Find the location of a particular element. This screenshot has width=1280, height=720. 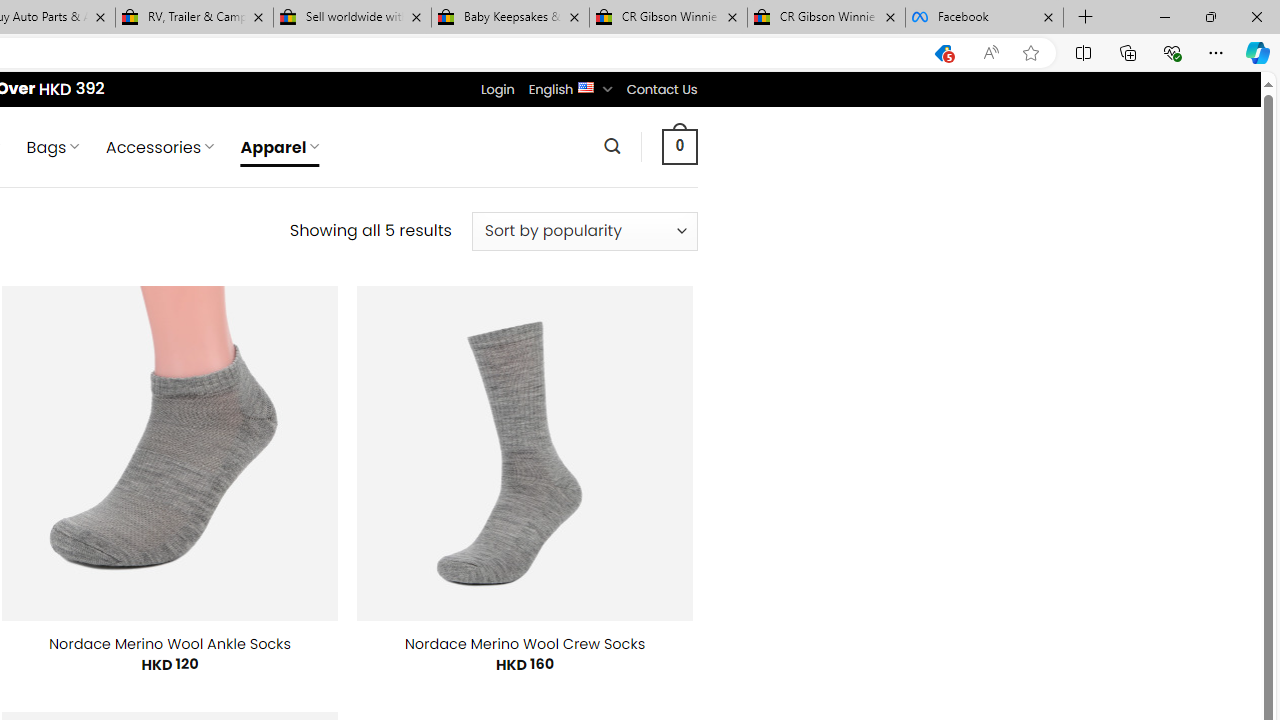

'English' is located at coordinates (585, 85).